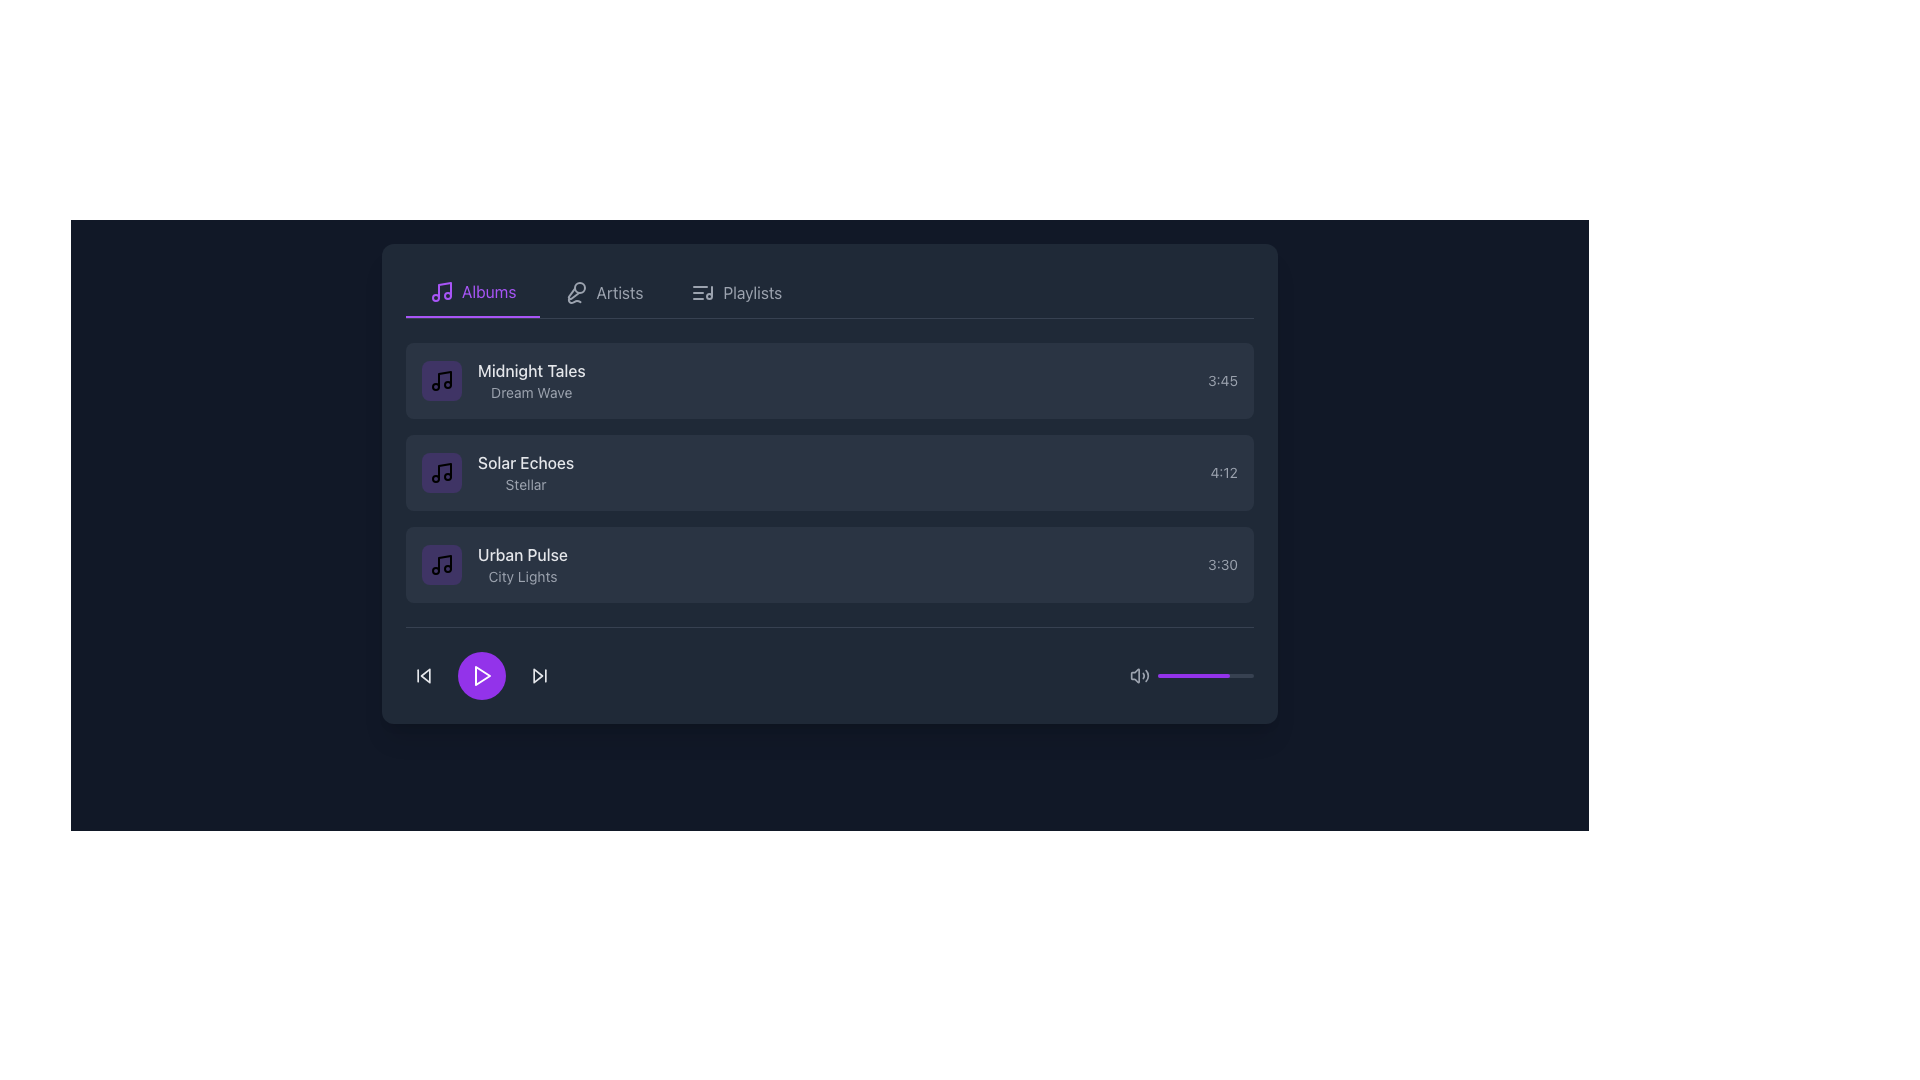  Describe the element at coordinates (422, 675) in the screenshot. I see `the circular skip-backward button with a dark background and a white backward arrow icon` at that location.